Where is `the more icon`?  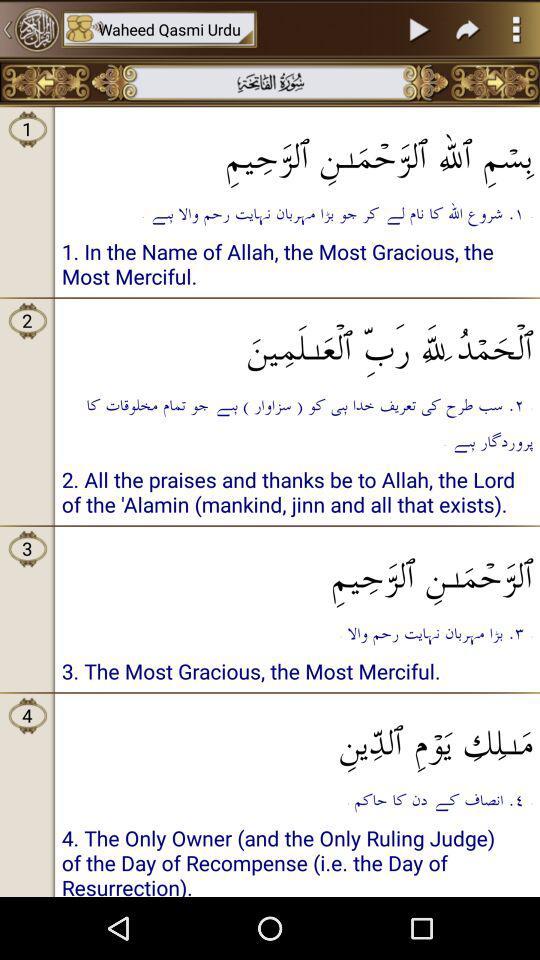 the more icon is located at coordinates (516, 30).